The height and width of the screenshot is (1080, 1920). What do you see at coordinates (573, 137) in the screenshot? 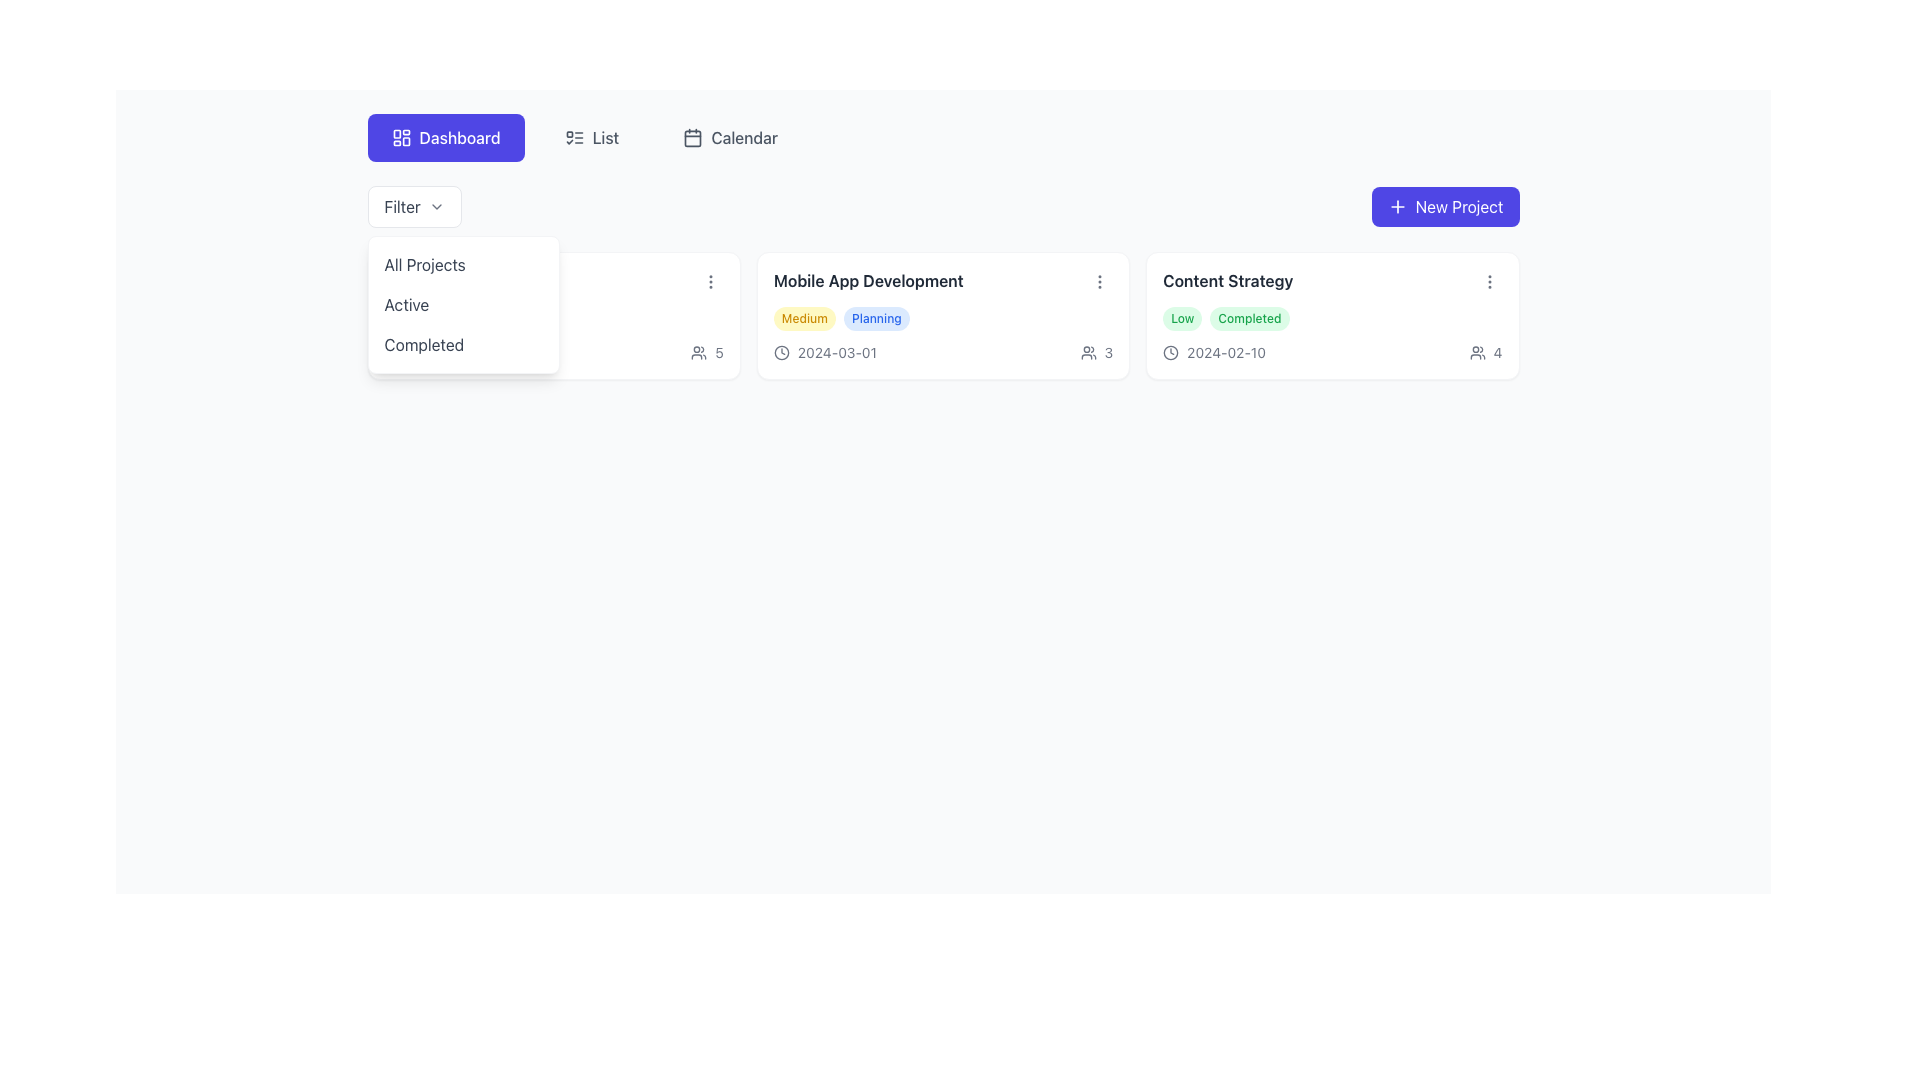
I see `the to-do list icon in the navigation menu, located to the right of the 'Dashboard' button and adjacent to the text 'List'` at bounding box center [573, 137].